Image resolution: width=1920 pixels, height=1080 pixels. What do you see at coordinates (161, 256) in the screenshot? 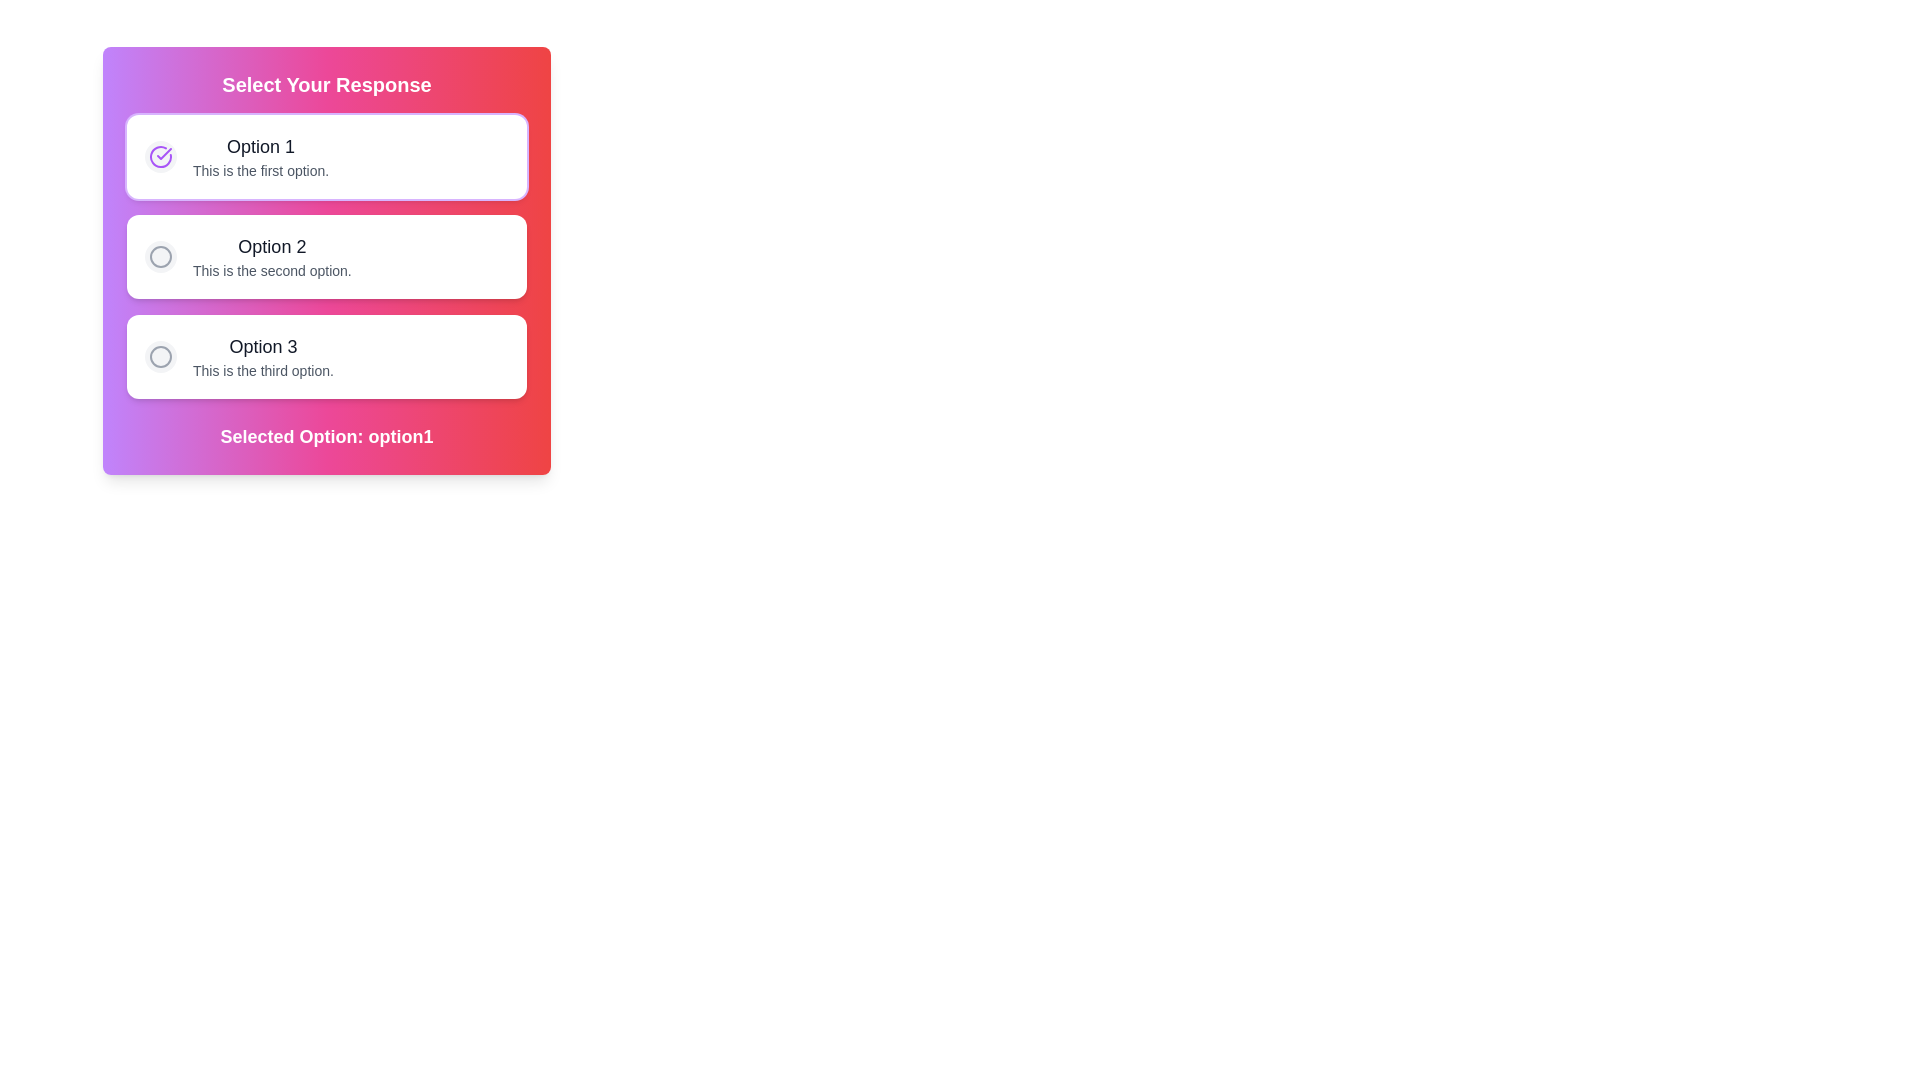
I see `the radio button for 'Option 2'` at bounding box center [161, 256].